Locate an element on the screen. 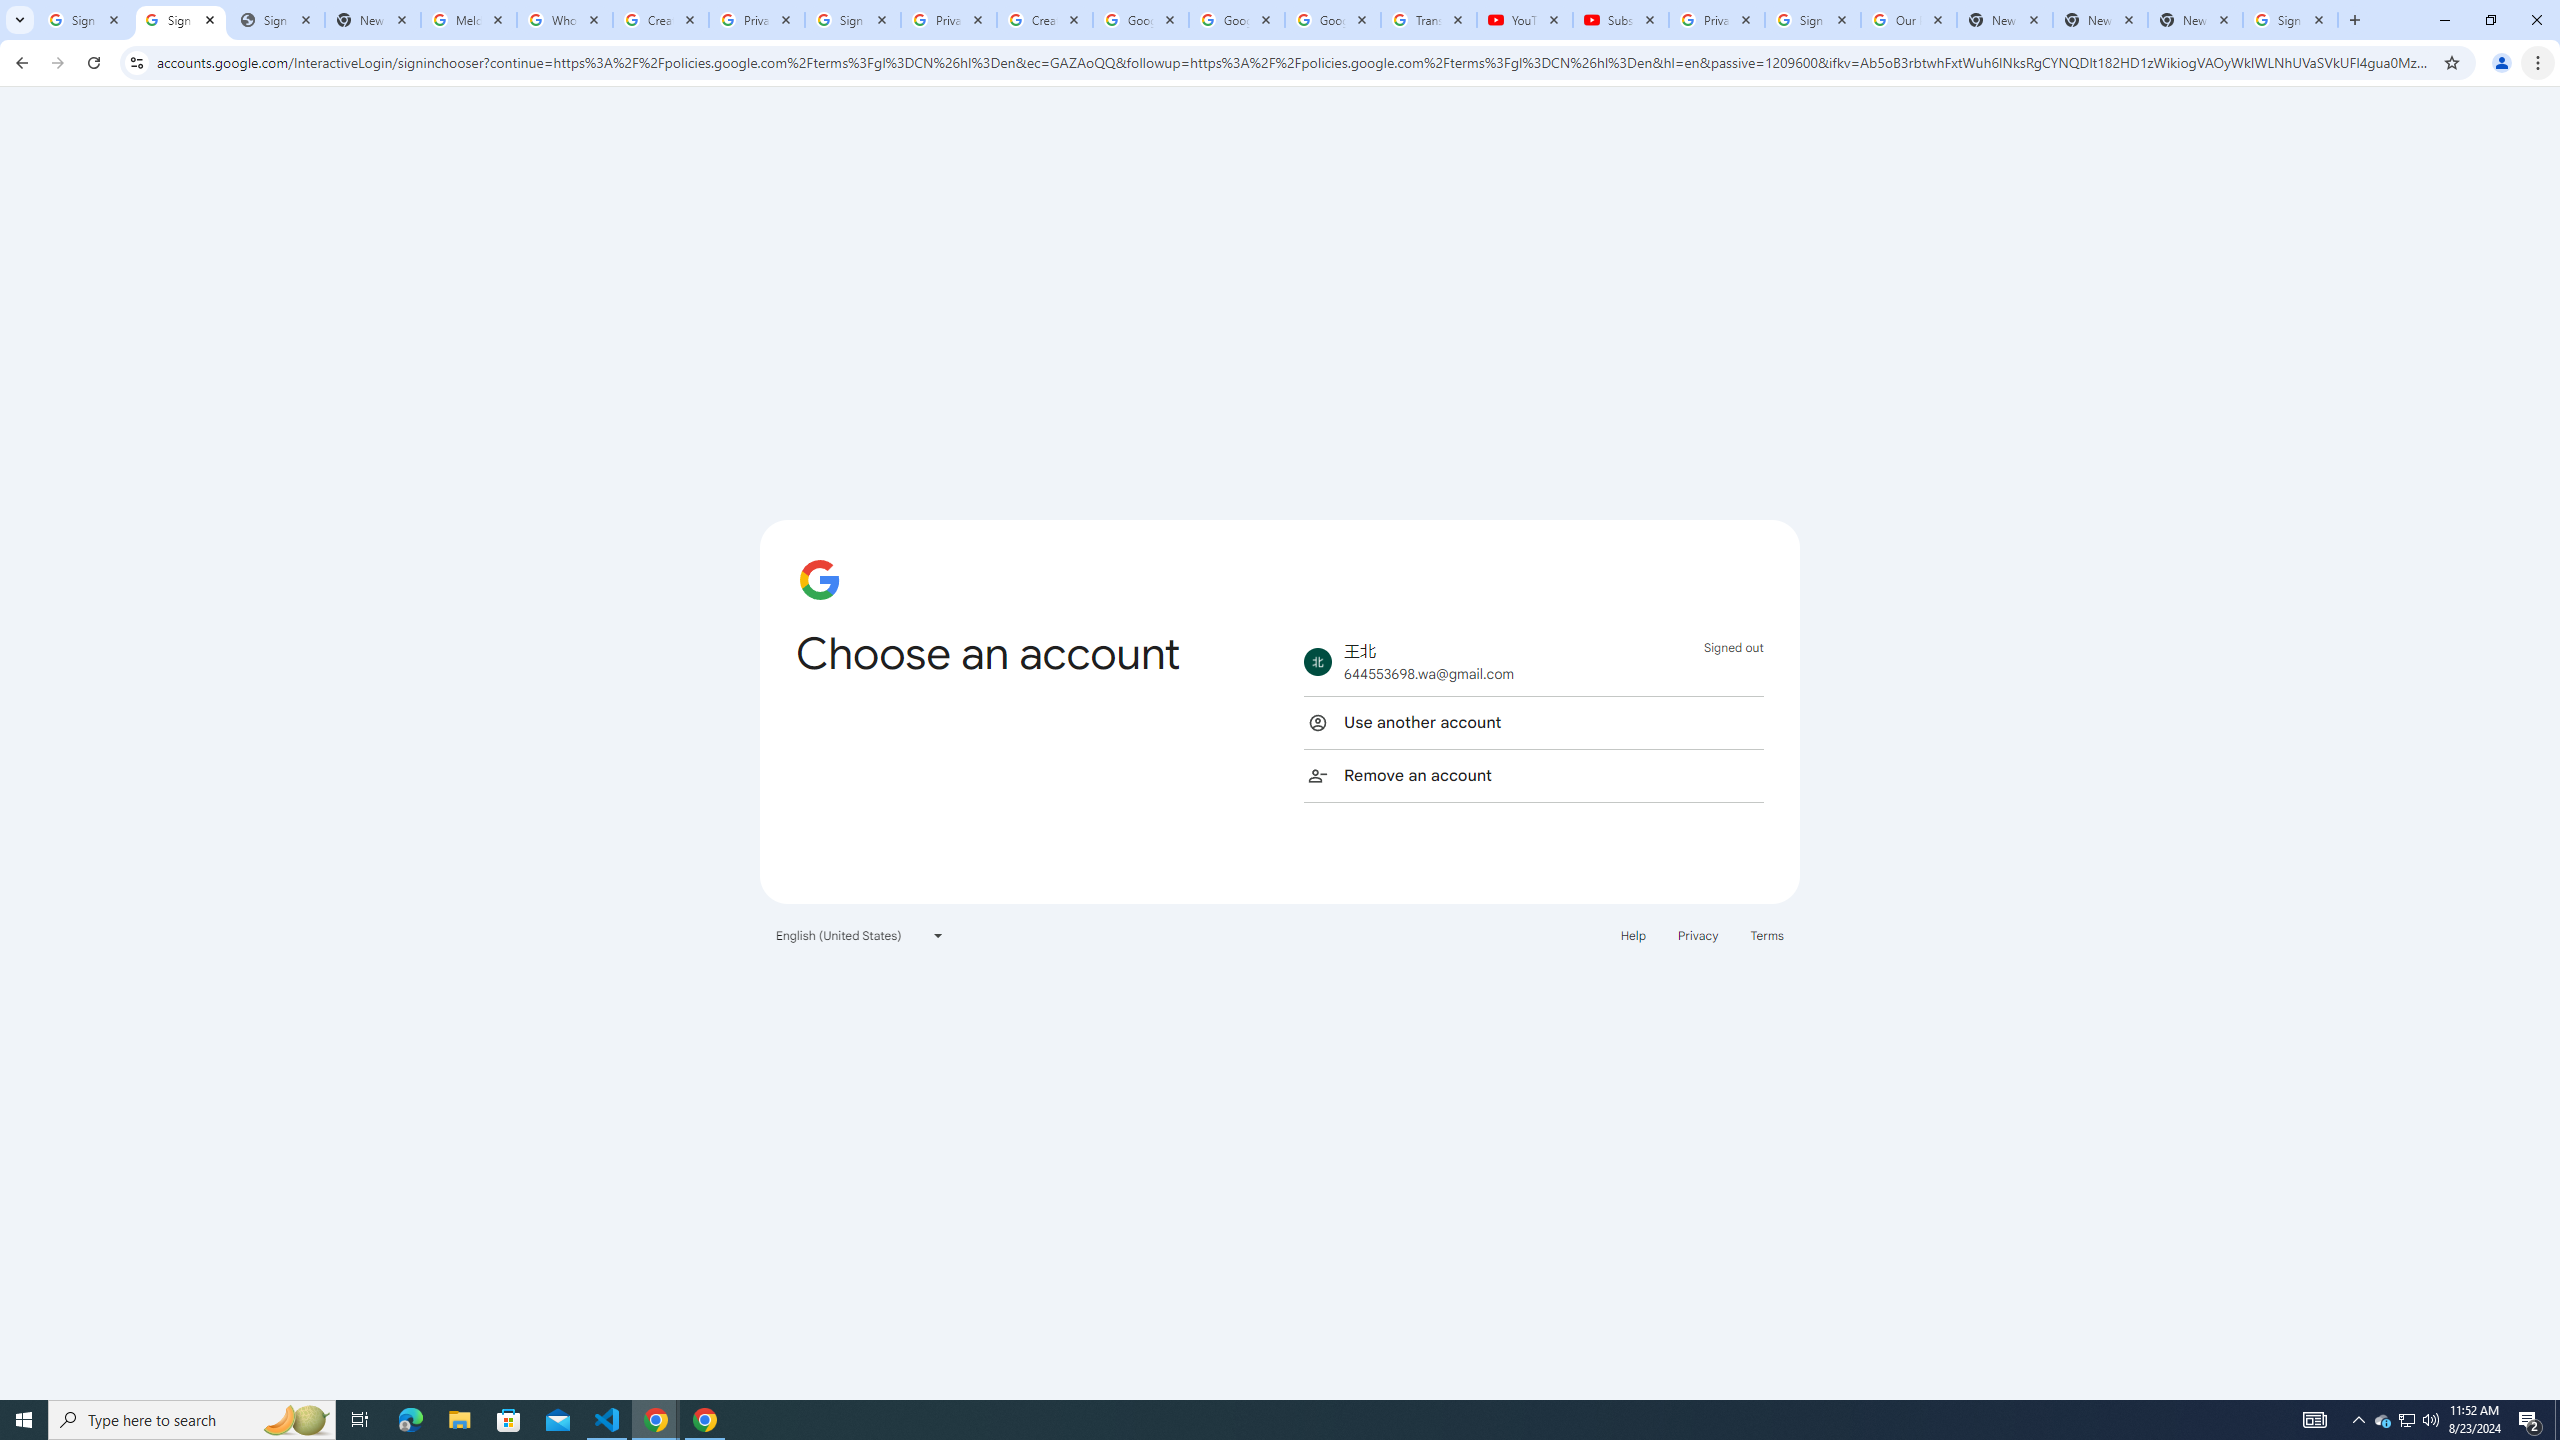 This screenshot has width=2560, height=1440. 'New Tab' is located at coordinates (2196, 19).